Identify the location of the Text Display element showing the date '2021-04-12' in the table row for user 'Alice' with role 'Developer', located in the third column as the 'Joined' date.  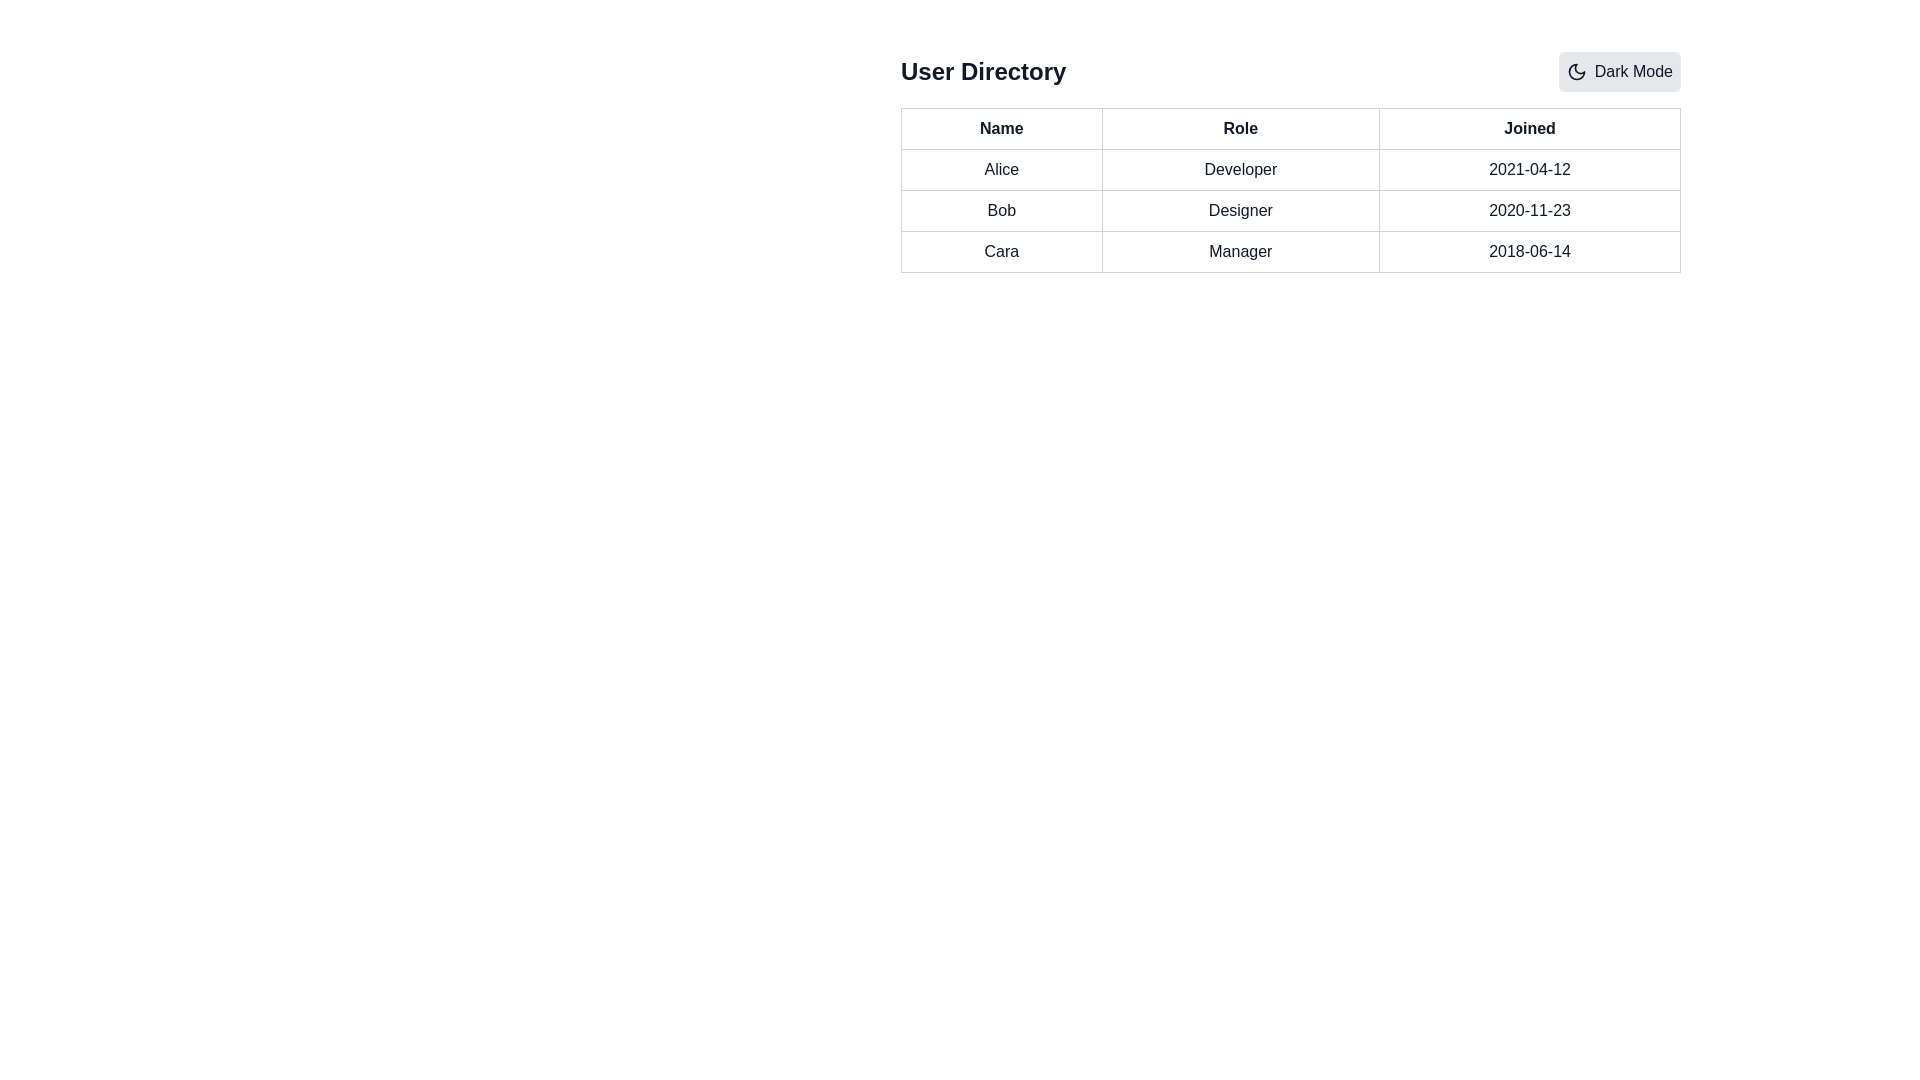
(1529, 168).